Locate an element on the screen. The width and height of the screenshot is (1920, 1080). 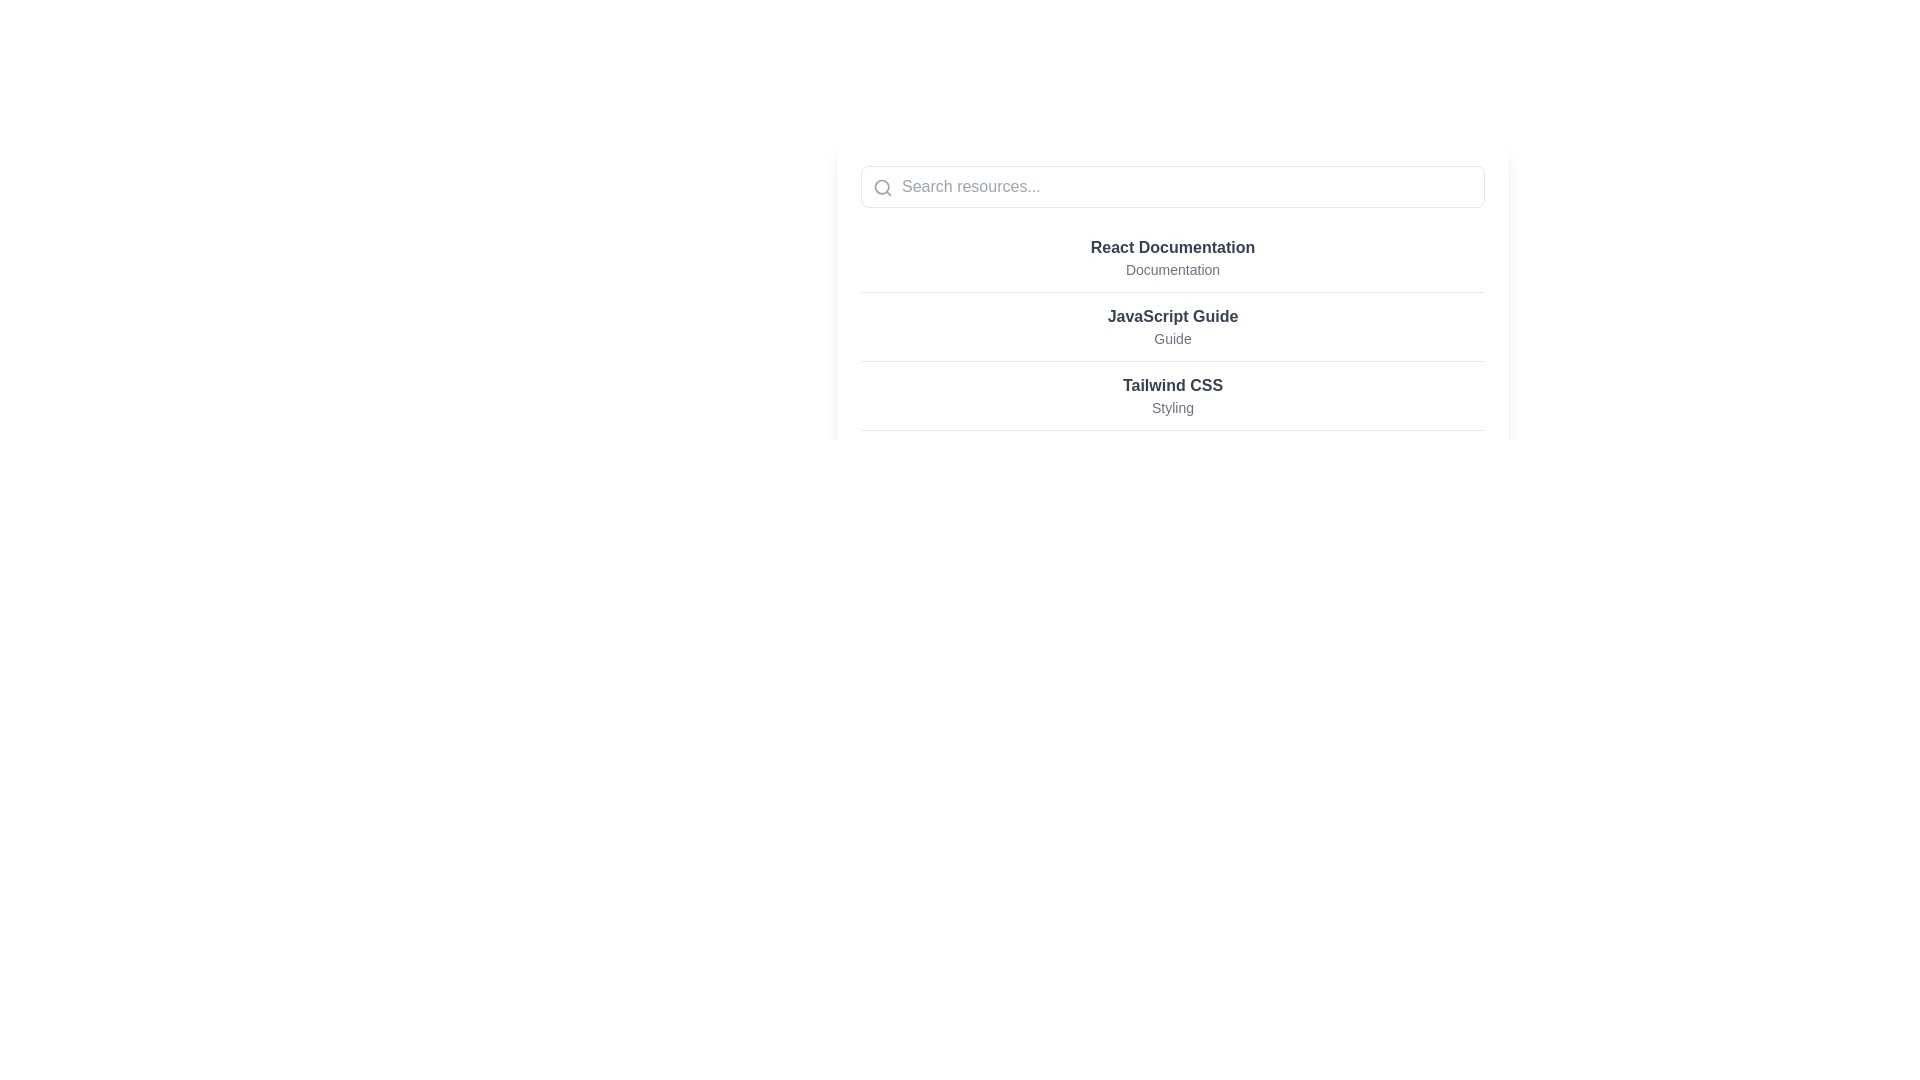
the static text label displaying the word 'Styling', which is positioned directly below the larger text 'Tailwind CSS' is located at coordinates (1172, 407).